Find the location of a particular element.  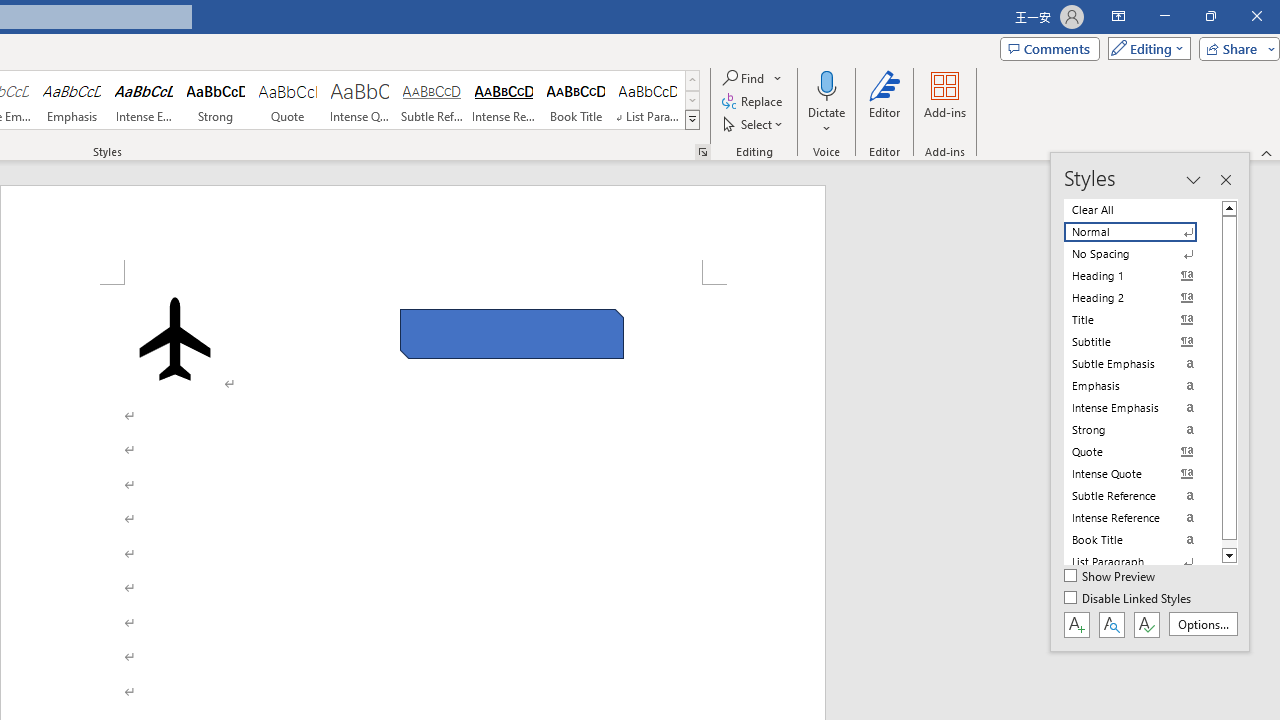

'Comments' is located at coordinates (1048, 47).